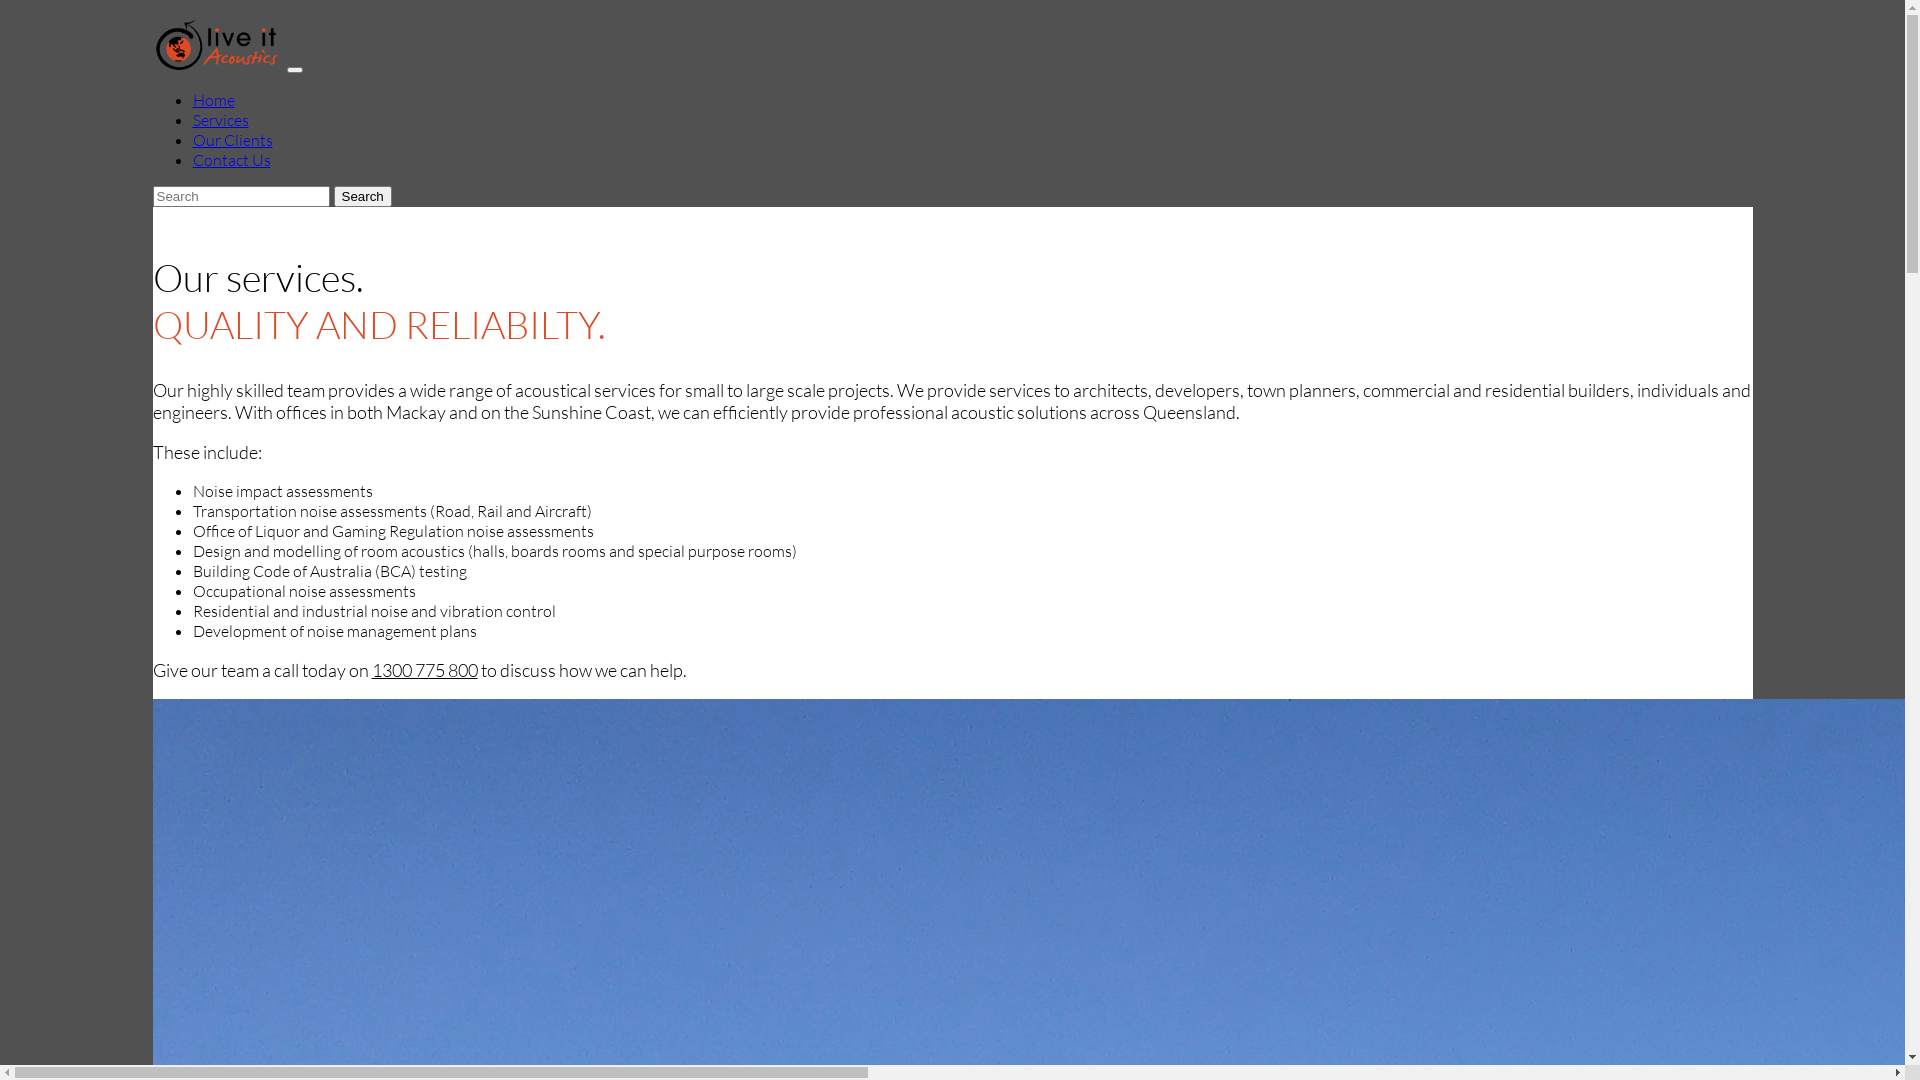 The image size is (1920, 1080). Describe the element at coordinates (192, 138) in the screenshot. I see `'Our Clients'` at that location.